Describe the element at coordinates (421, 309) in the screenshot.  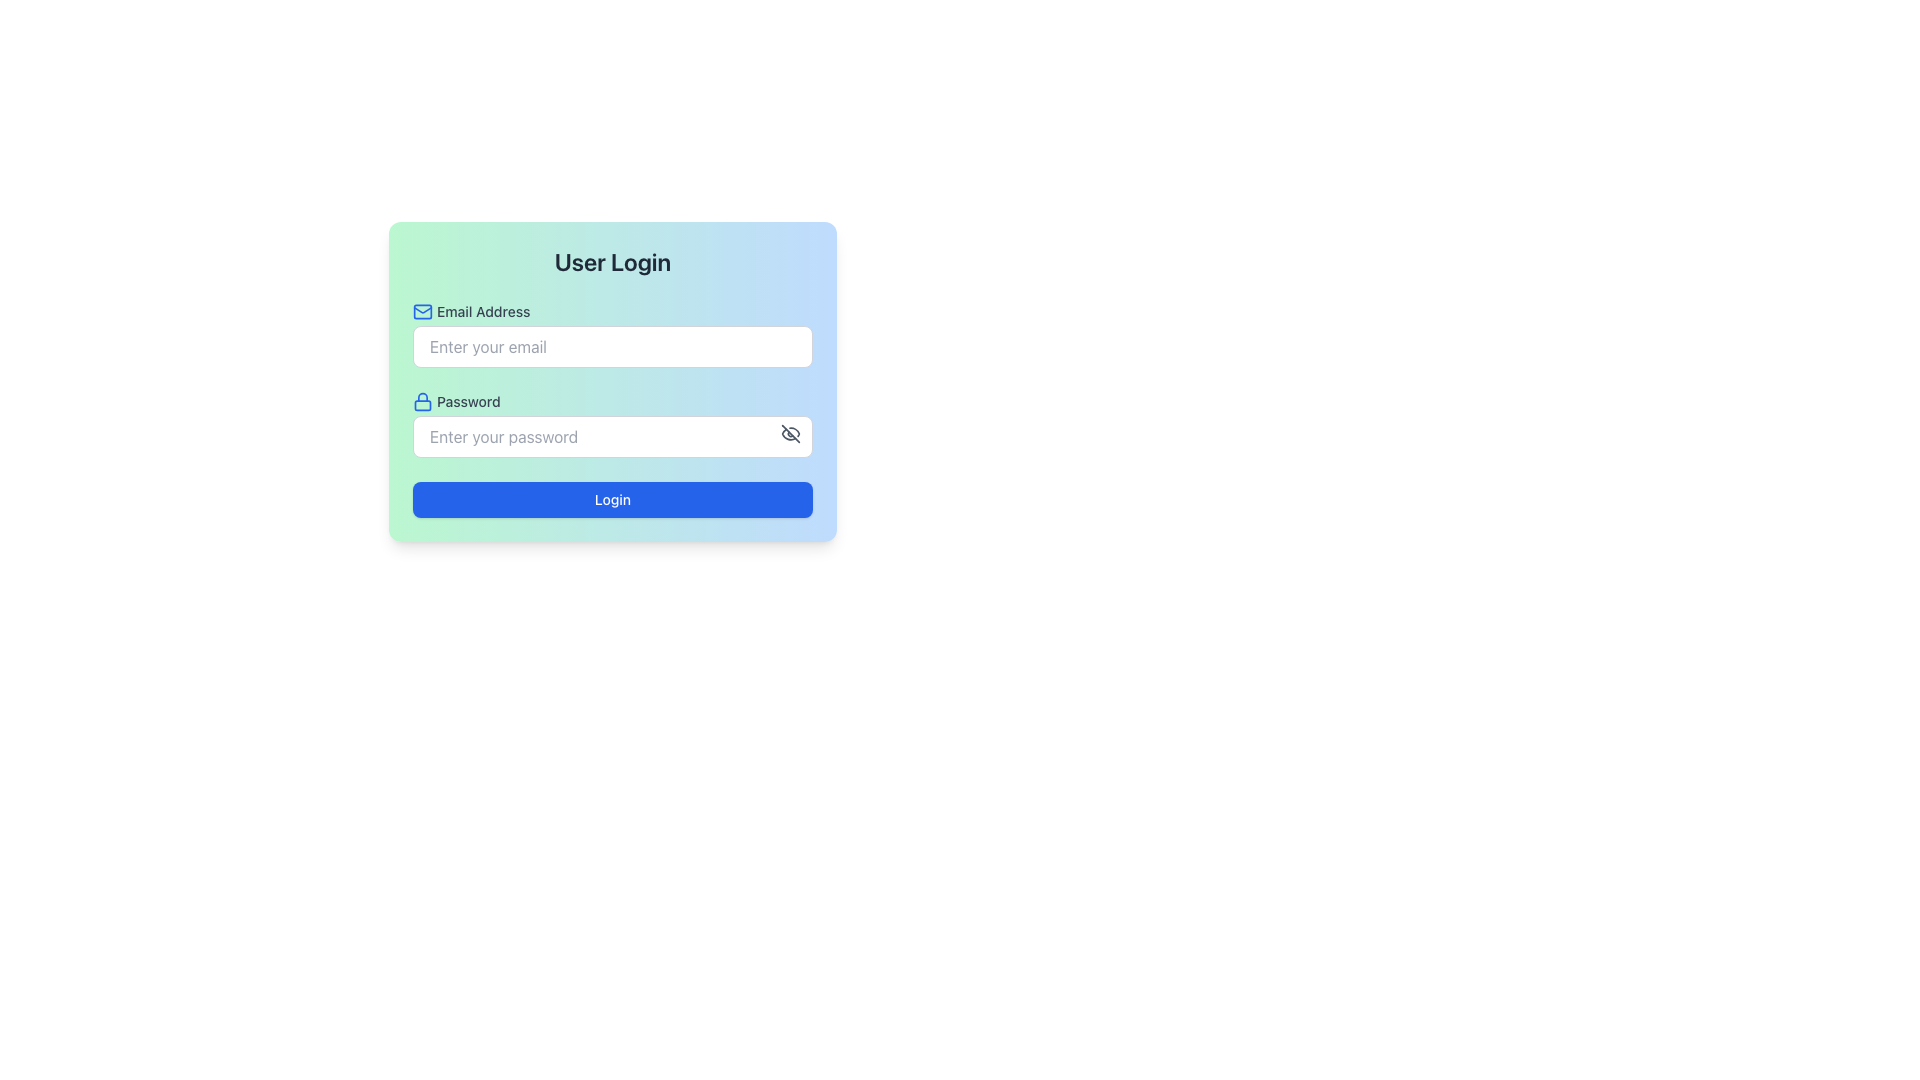
I see `the triangular graphical icon component that resembles an envelope flap, which is styled in blue and located next to the 'Email Address' input field` at that location.